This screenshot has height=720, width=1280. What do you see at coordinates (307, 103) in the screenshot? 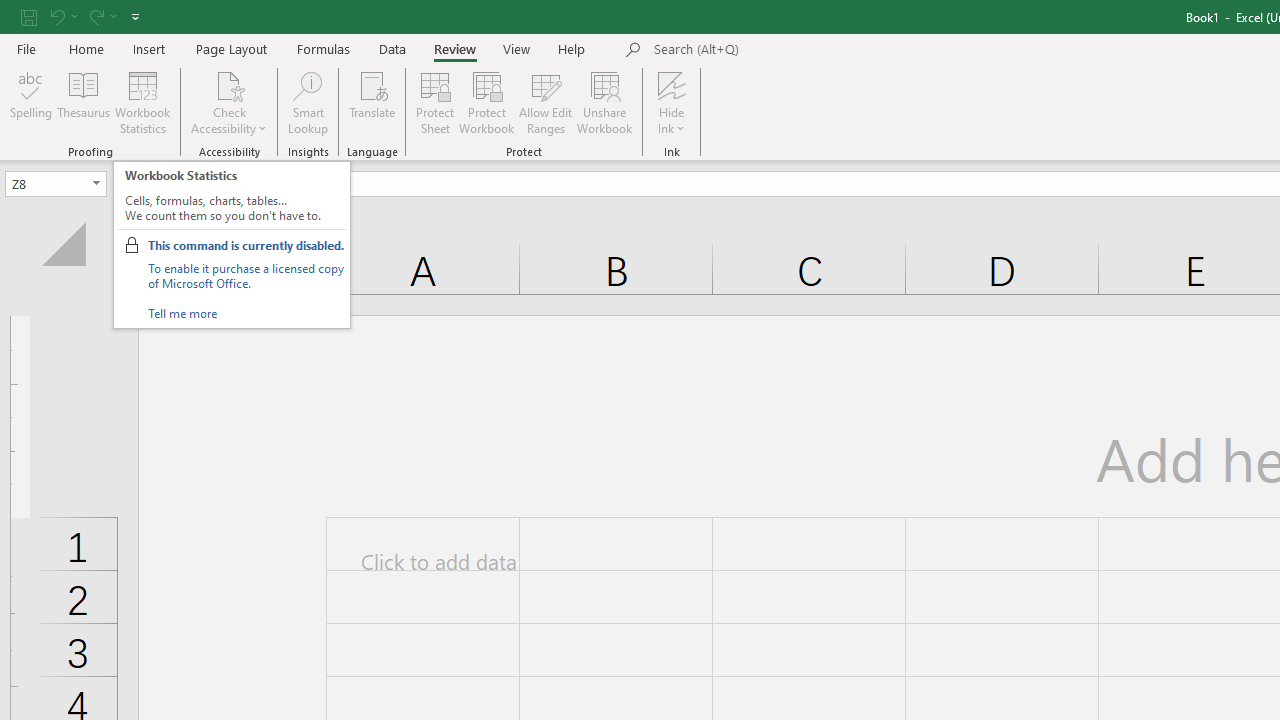
I see `'Smart Lookup'` at bounding box center [307, 103].